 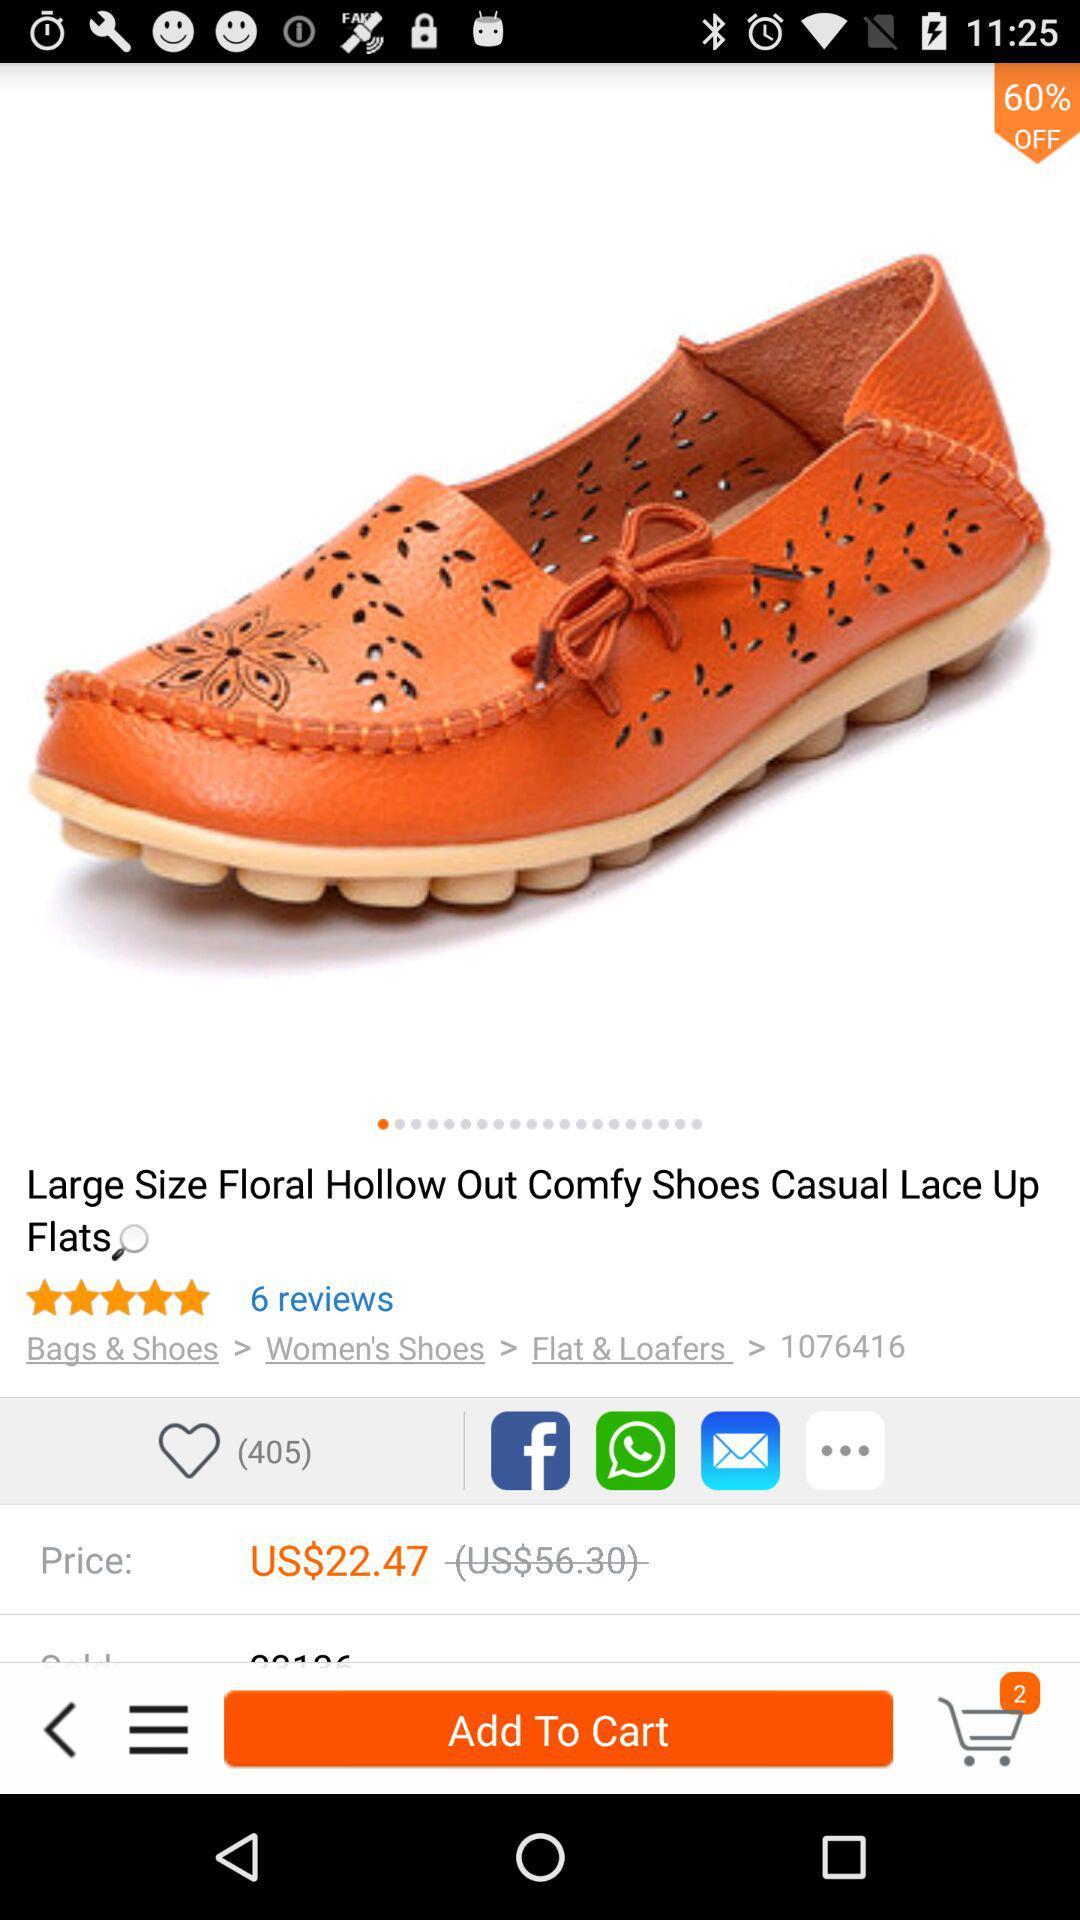 What do you see at coordinates (596, 1124) in the screenshot?
I see `item above the loading... icon` at bounding box center [596, 1124].